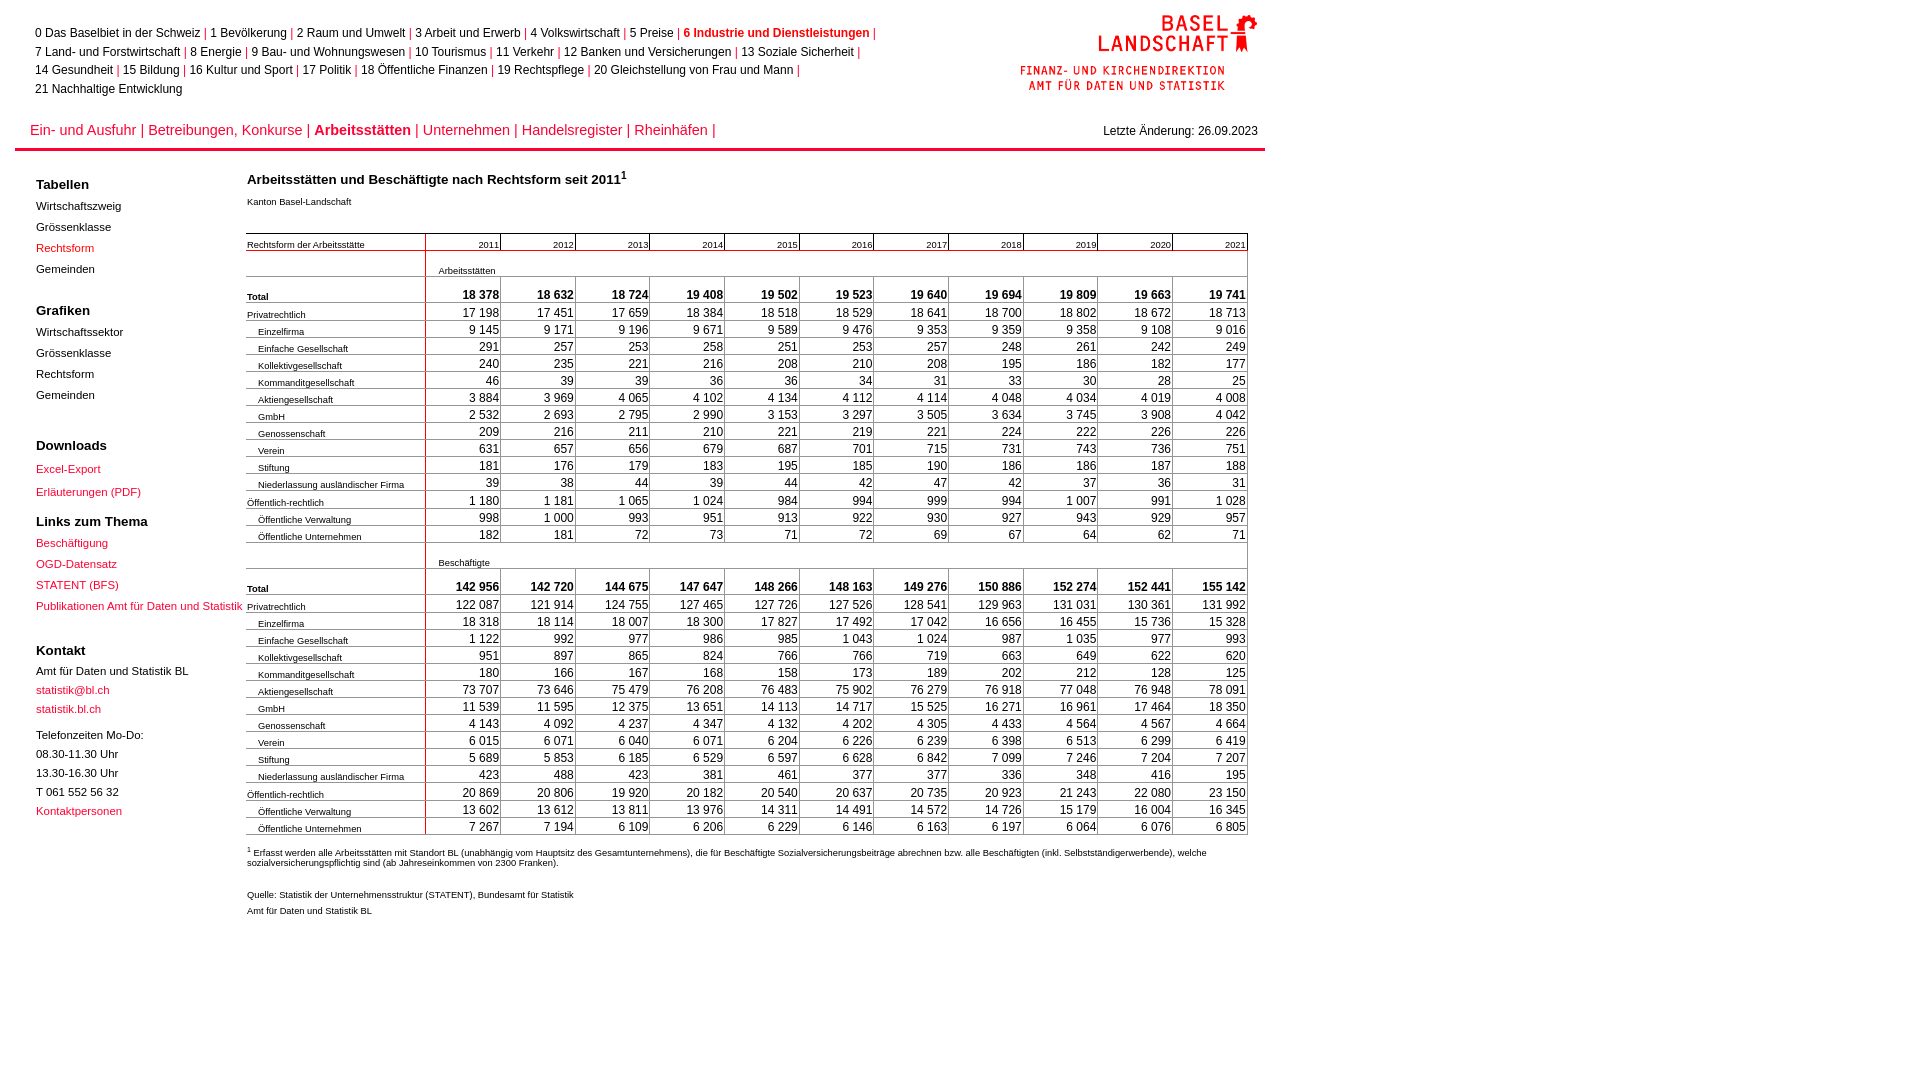  I want to click on 'Betreibungen, Konkurse |', so click(147, 130).